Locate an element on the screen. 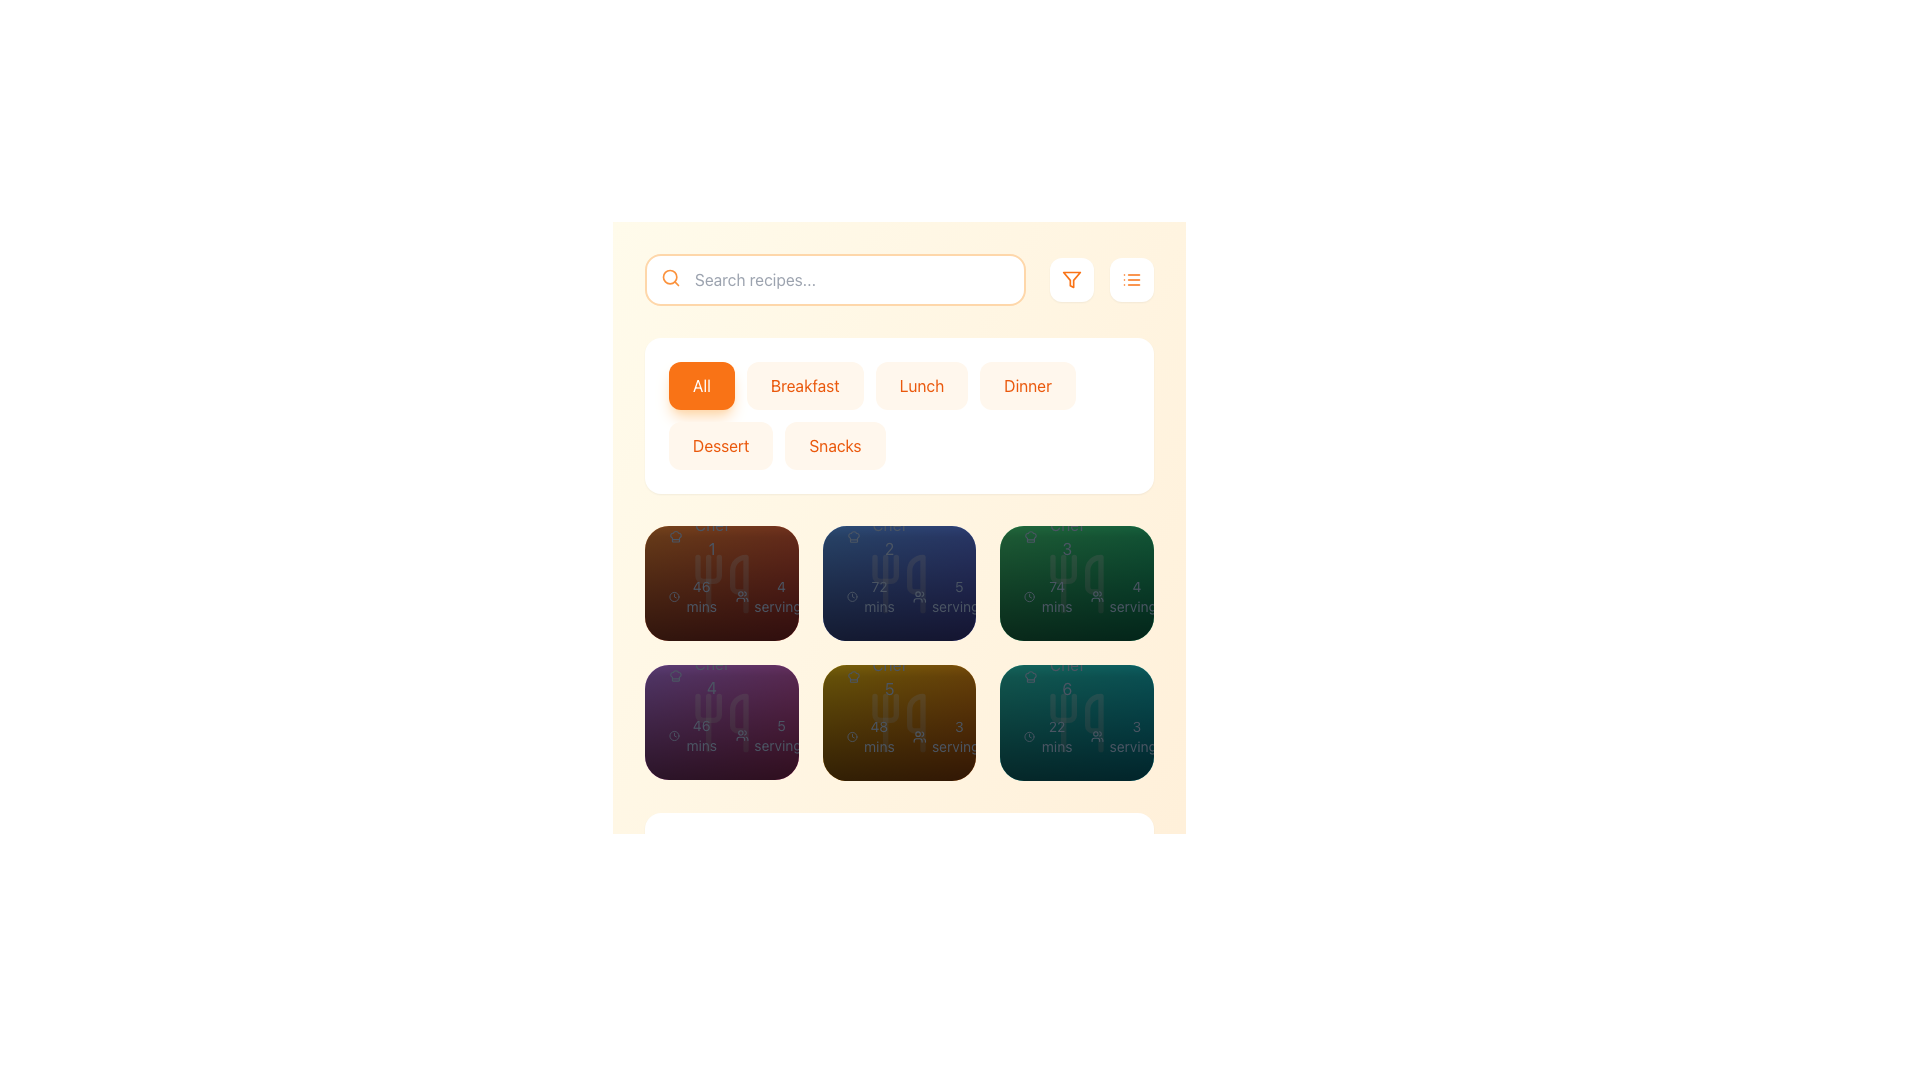 The image size is (1920, 1080). the 'Lunch' filter button located in the top center area of the interface, specifically the third button in the first row of a grid-like arrangement is located at coordinates (920, 385).